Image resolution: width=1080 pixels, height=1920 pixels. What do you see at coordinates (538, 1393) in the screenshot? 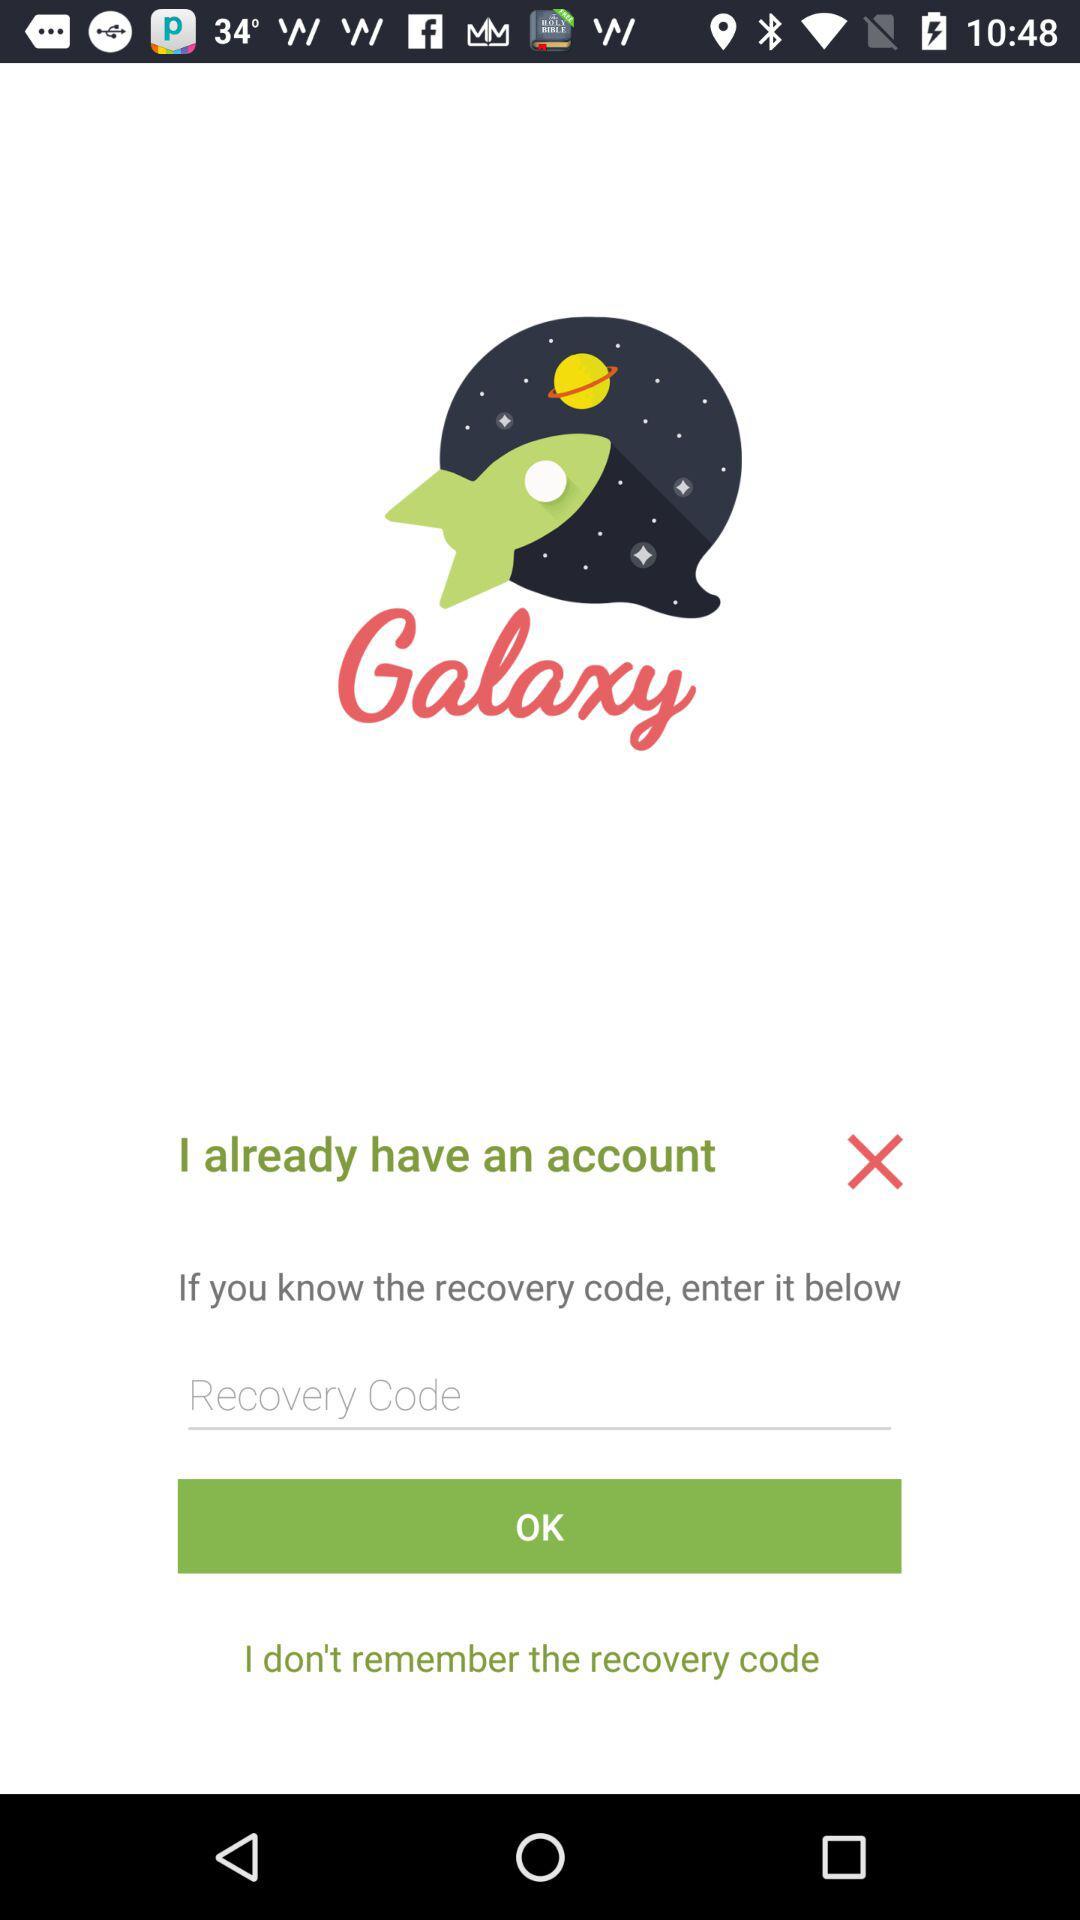
I see `fill in the code` at bounding box center [538, 1393].